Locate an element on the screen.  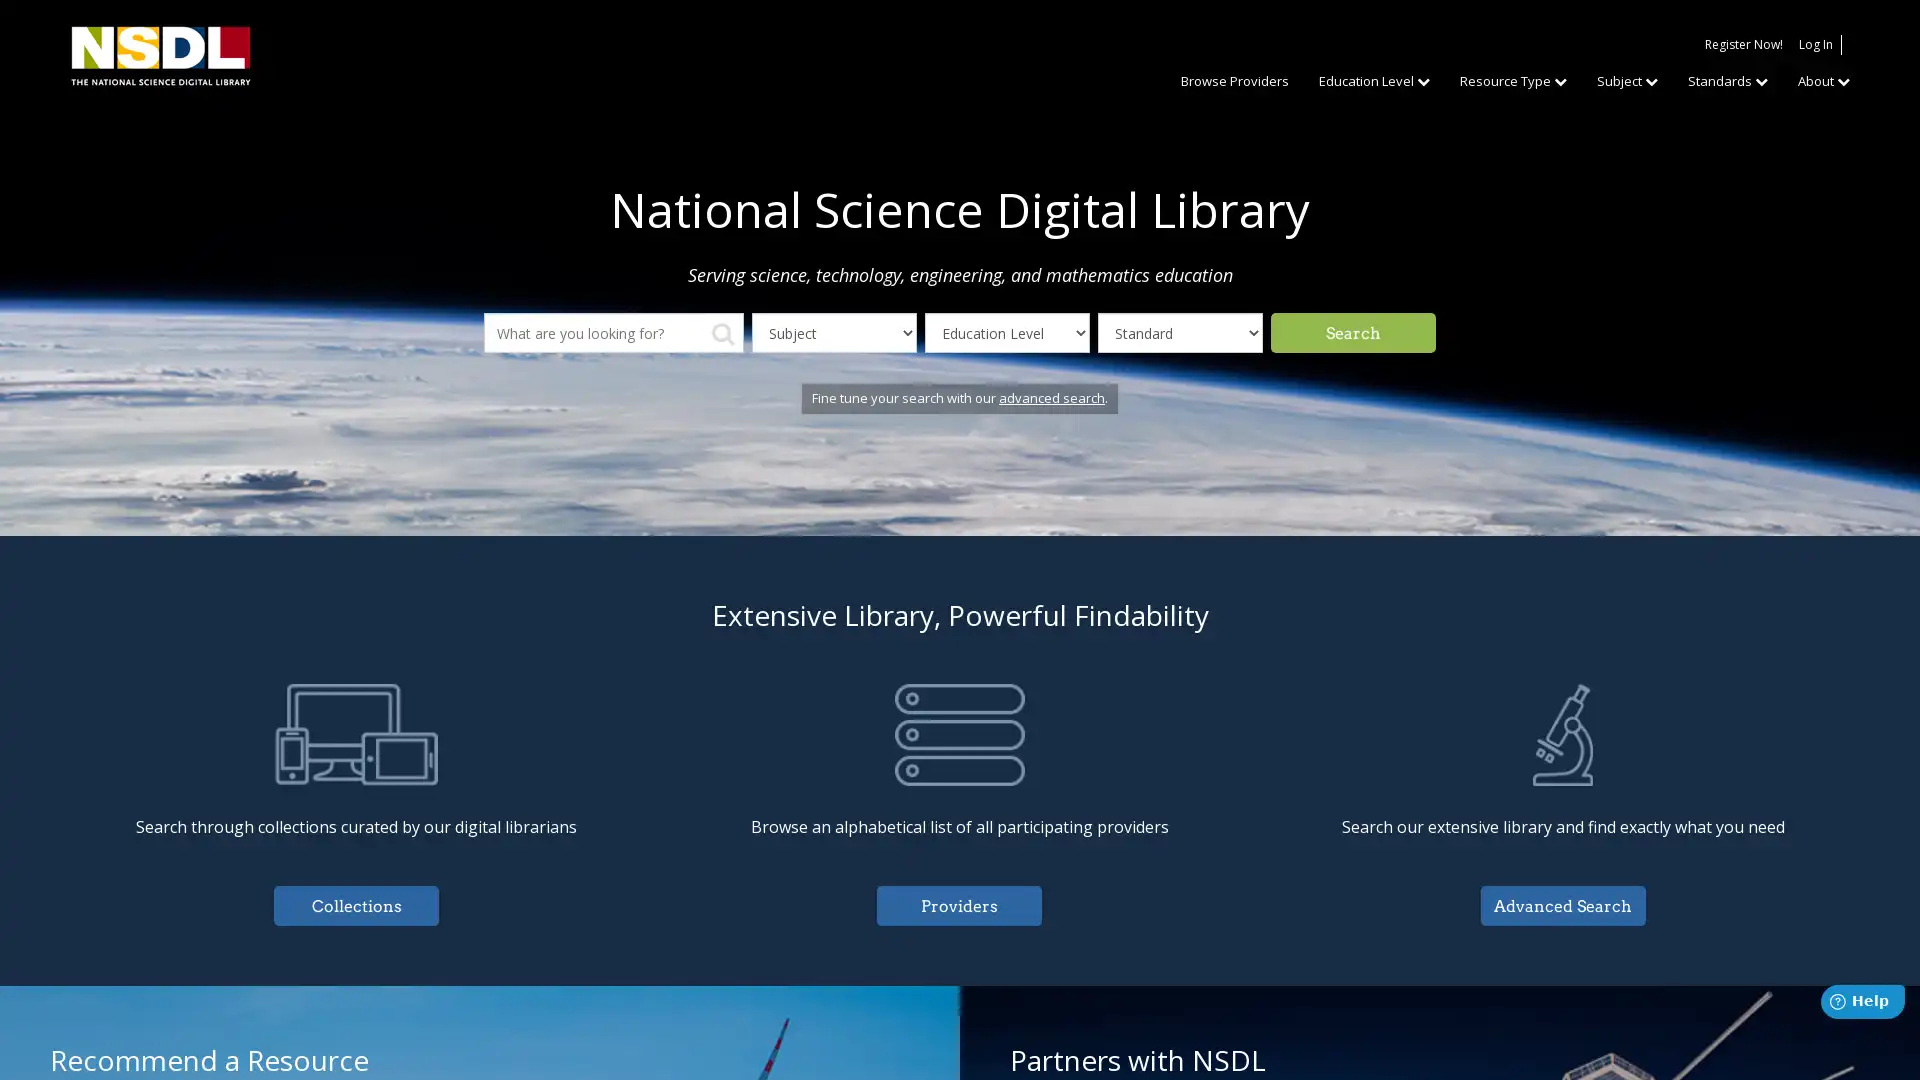
Search is located at coordinates (1353, 331).